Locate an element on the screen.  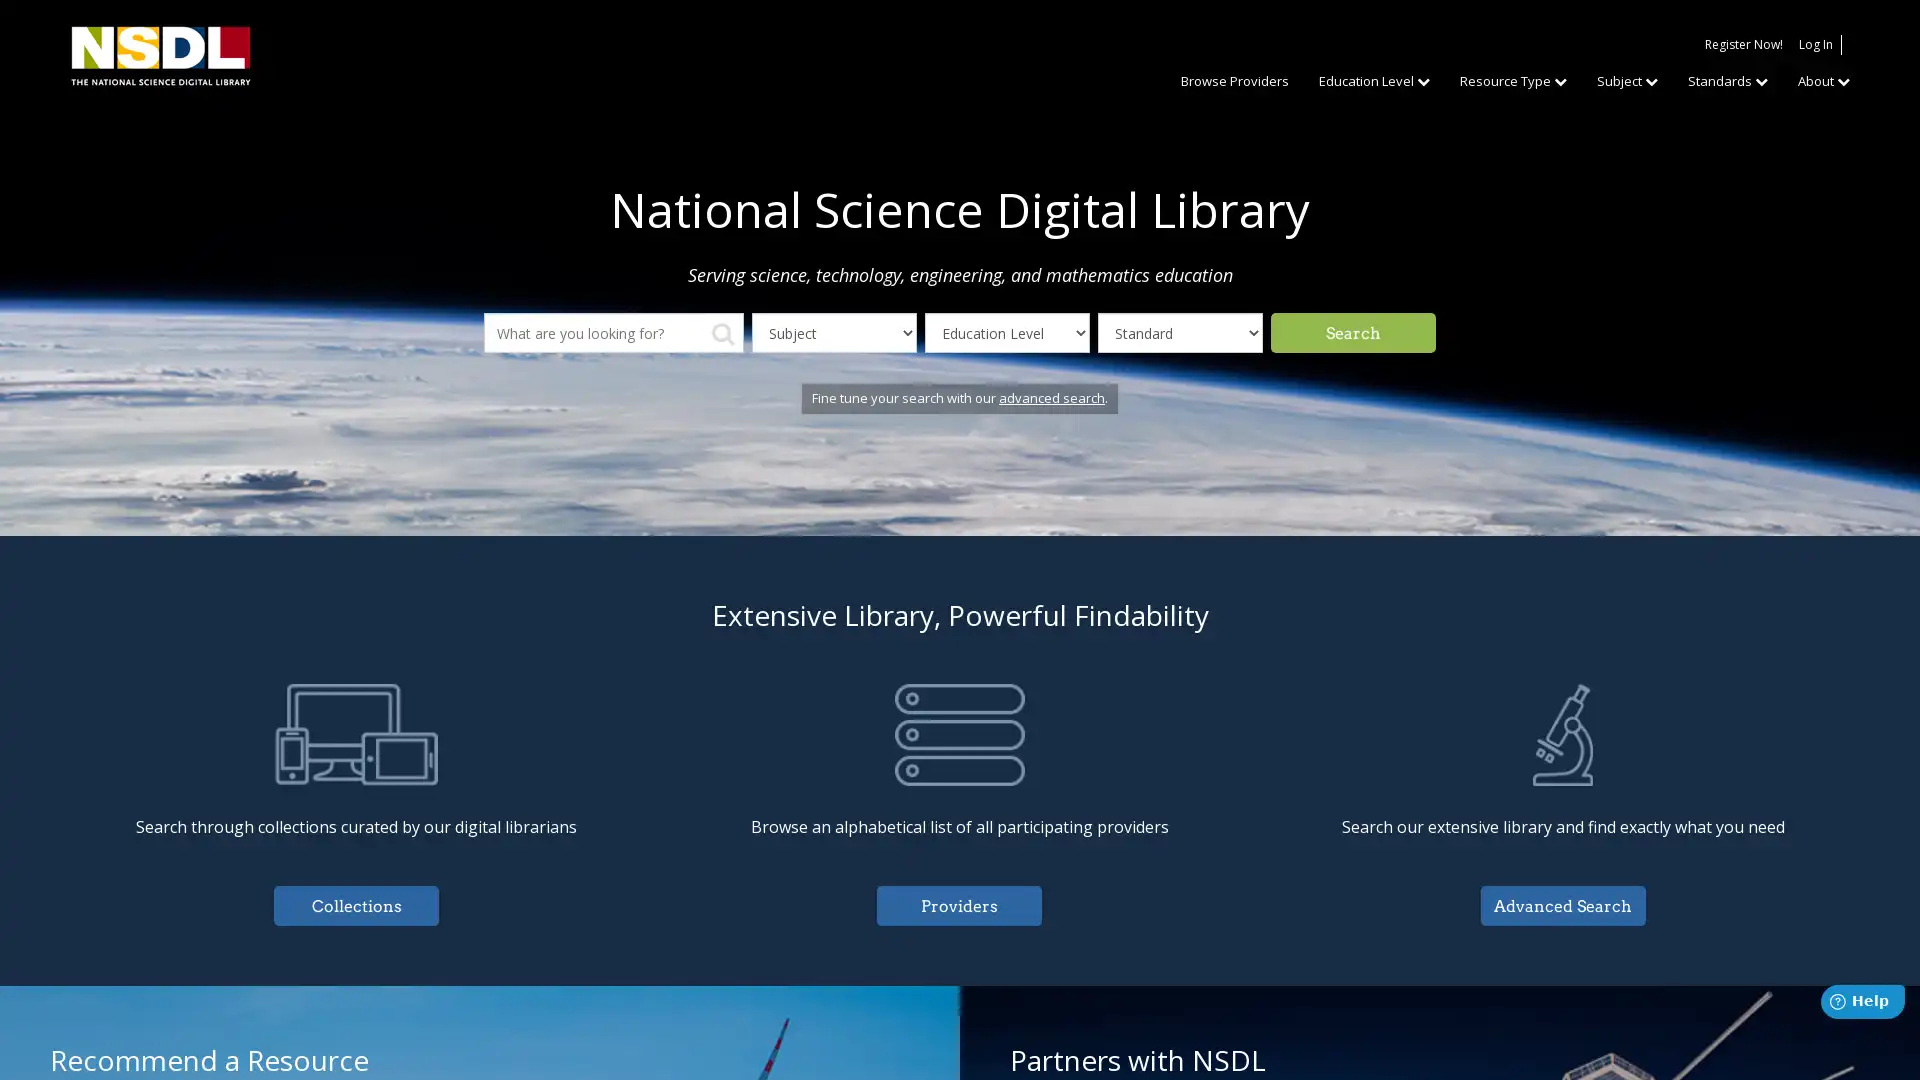
Search is located at coordinates (1353, 331).